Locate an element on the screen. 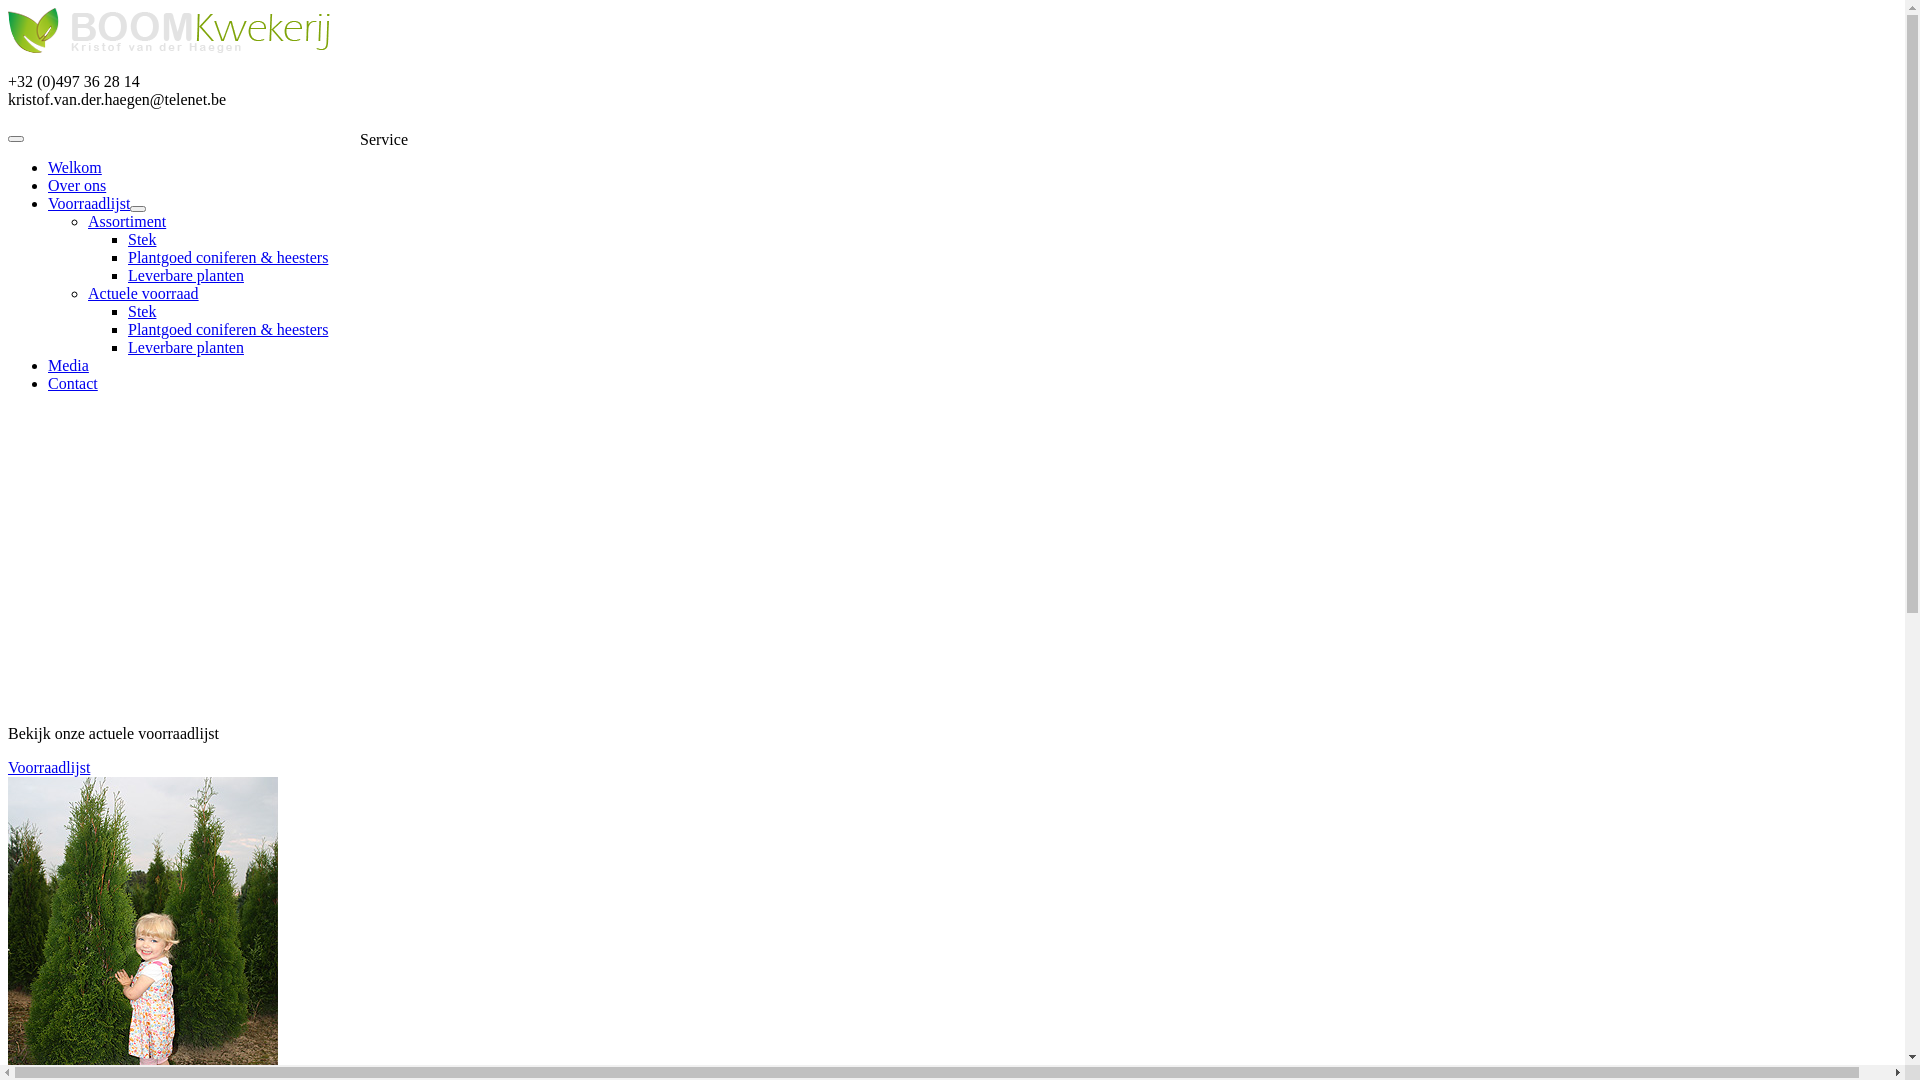 This screenshot has height=1080, width=1920. 'Over ons' is located at coordinates (48, 185).